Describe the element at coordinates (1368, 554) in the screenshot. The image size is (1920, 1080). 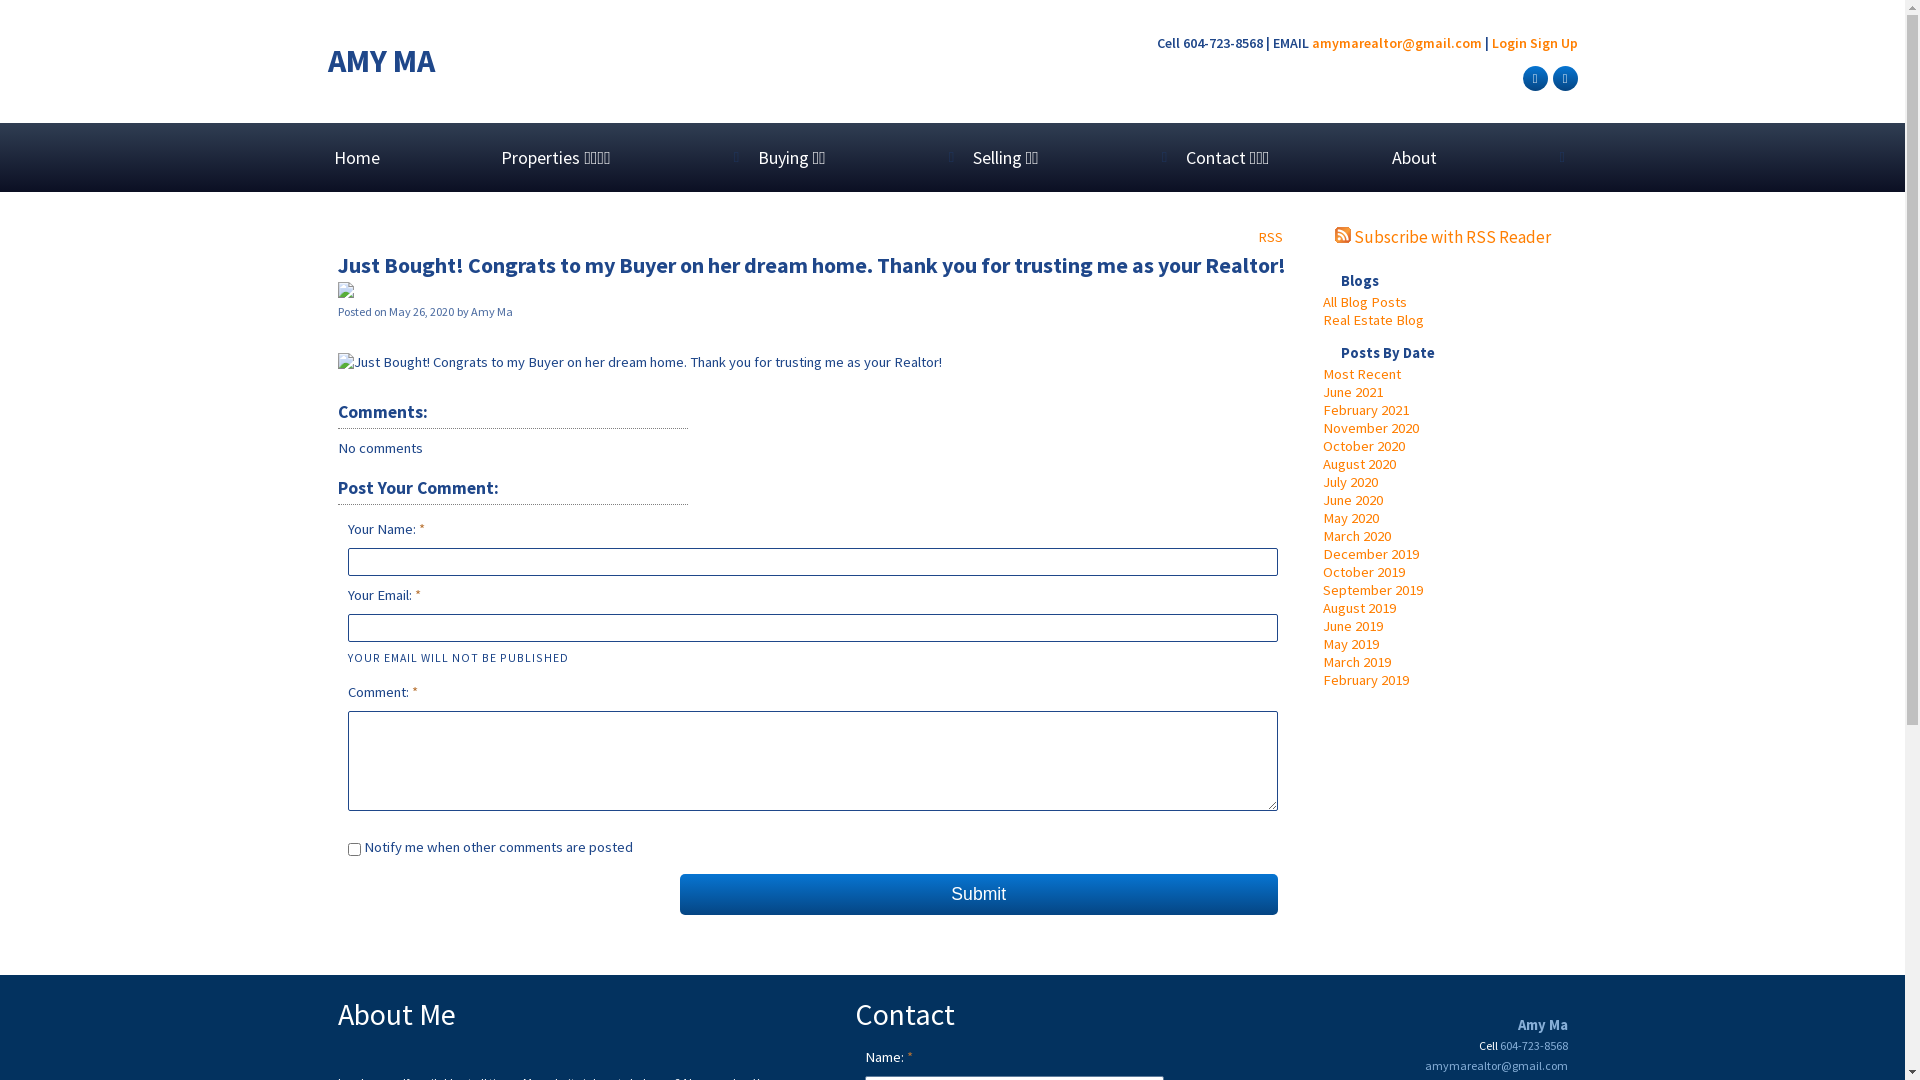
I see `'December 2019'` at that location.